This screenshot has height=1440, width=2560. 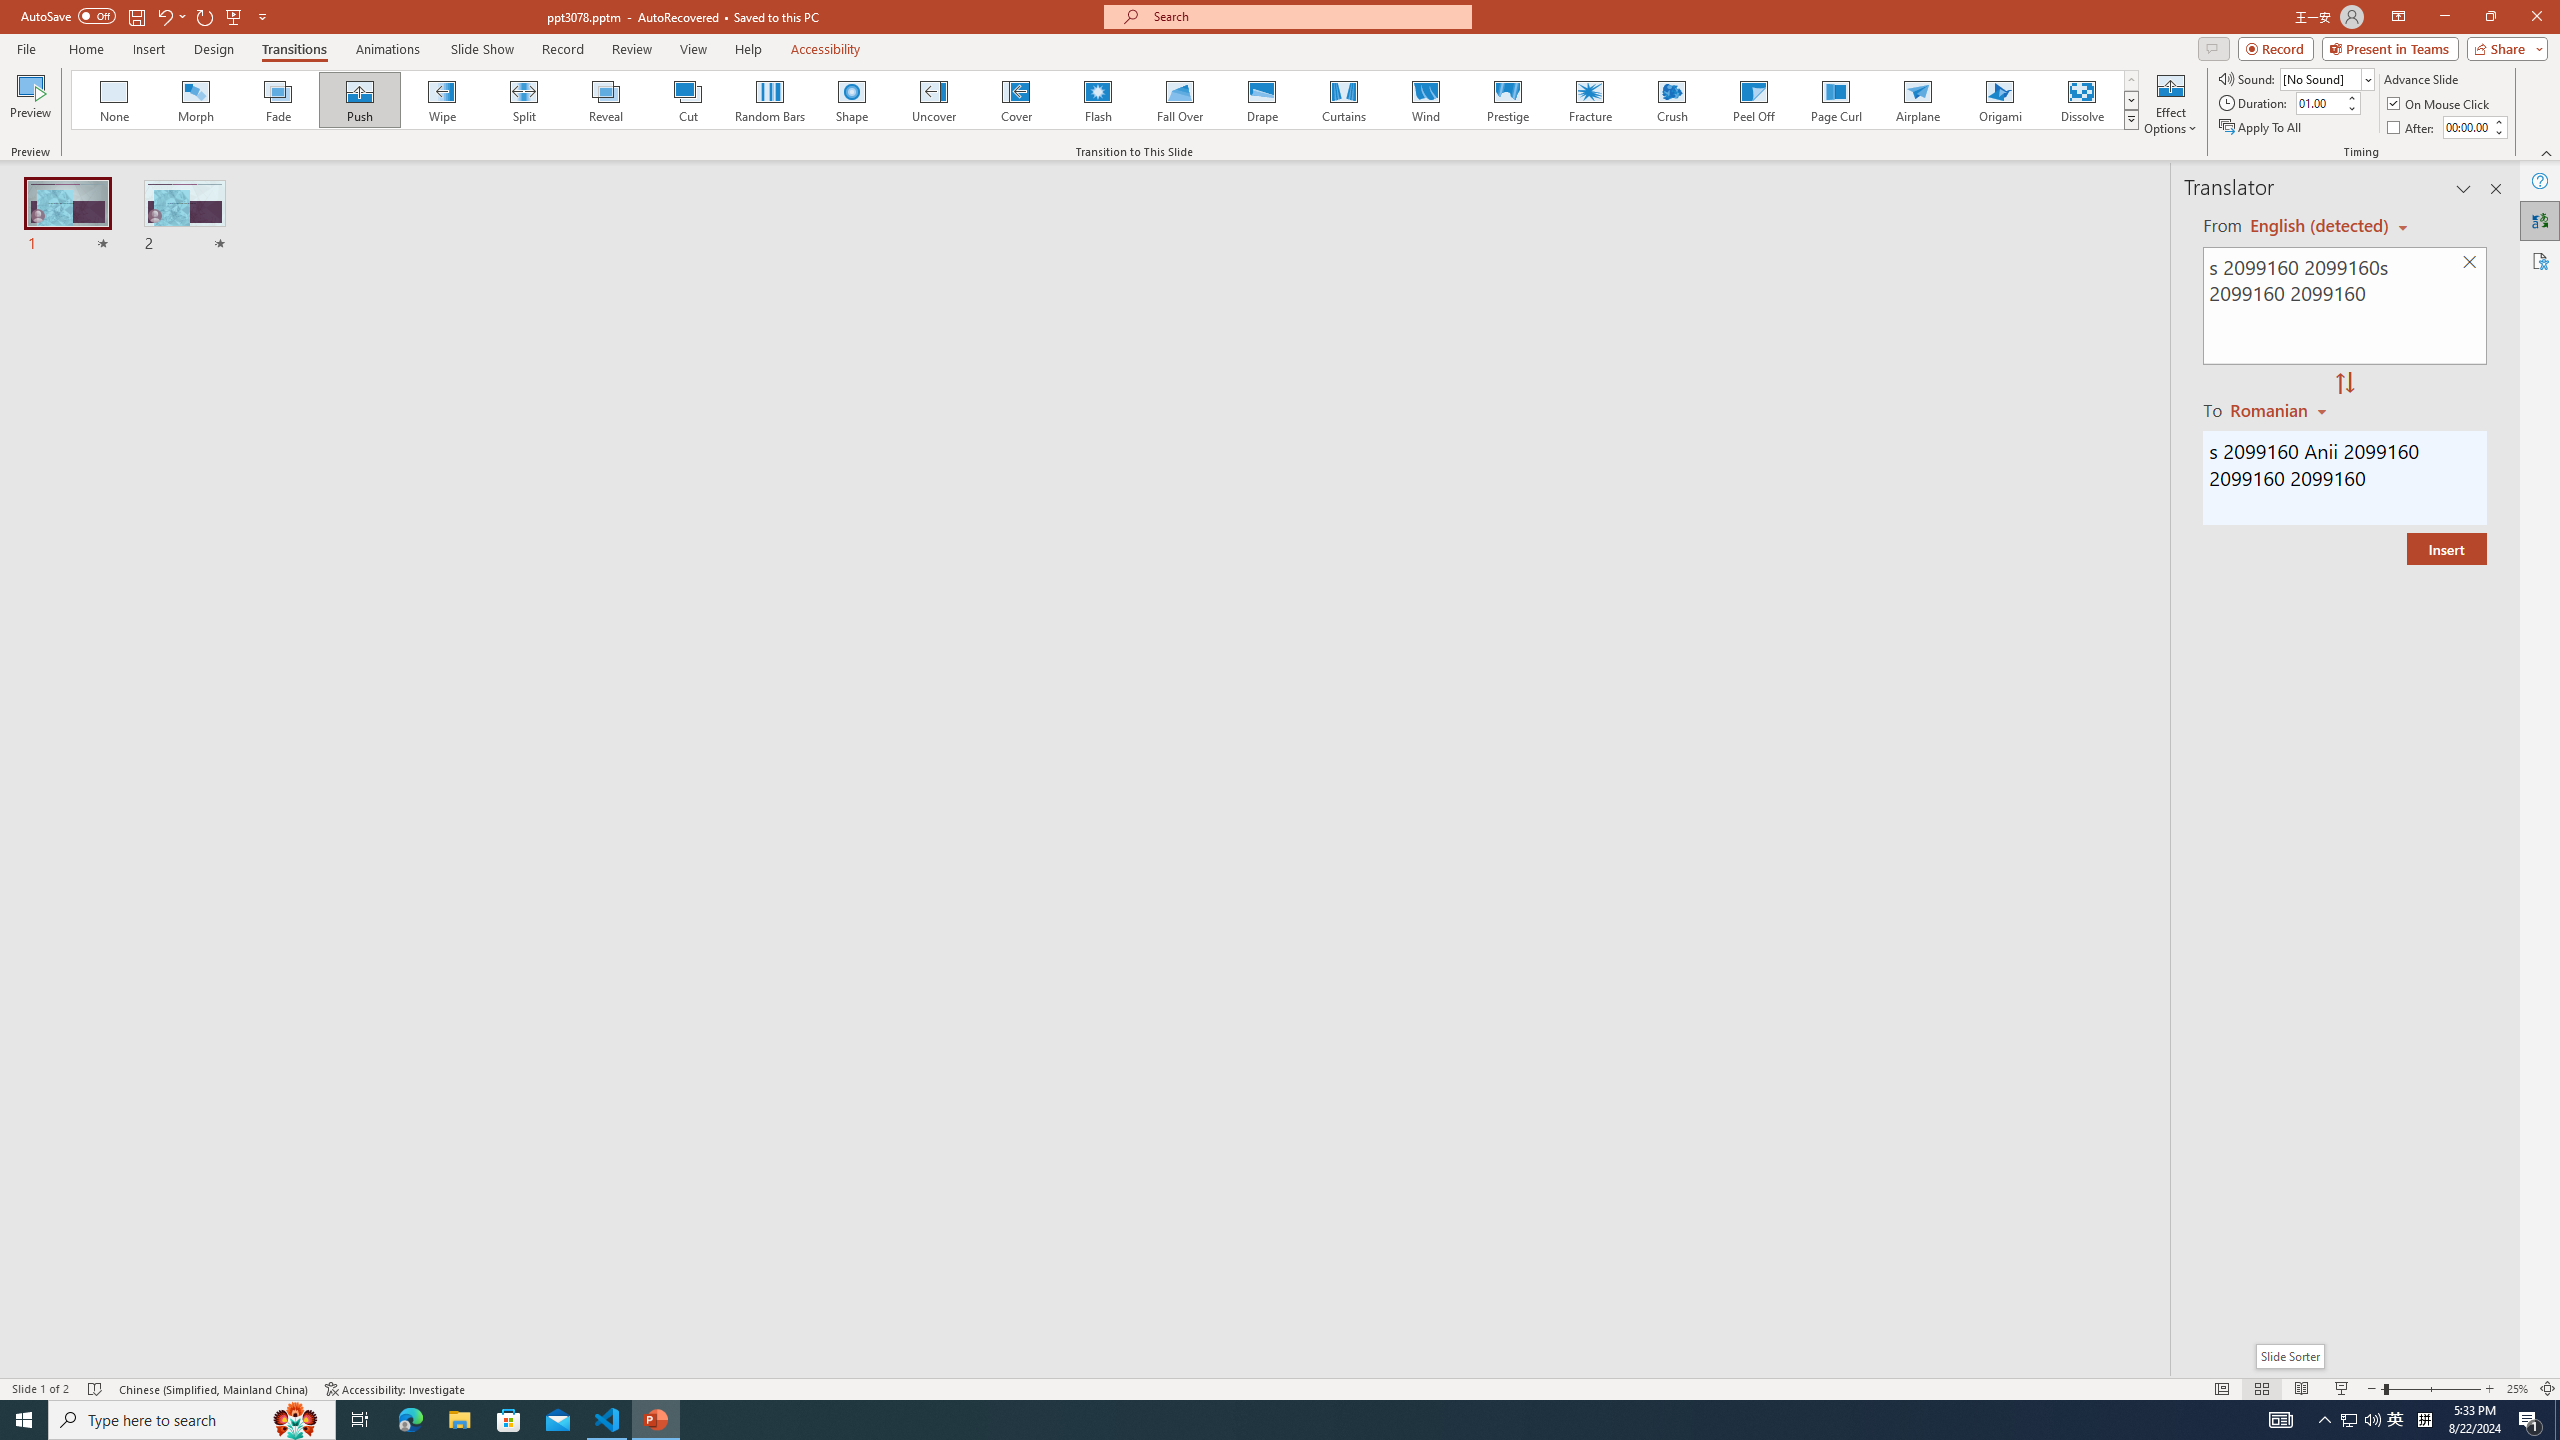 What do you see at coordinates (359, 99) in the screenshot?
I see `'Push'` at bounding box center [359, 99].